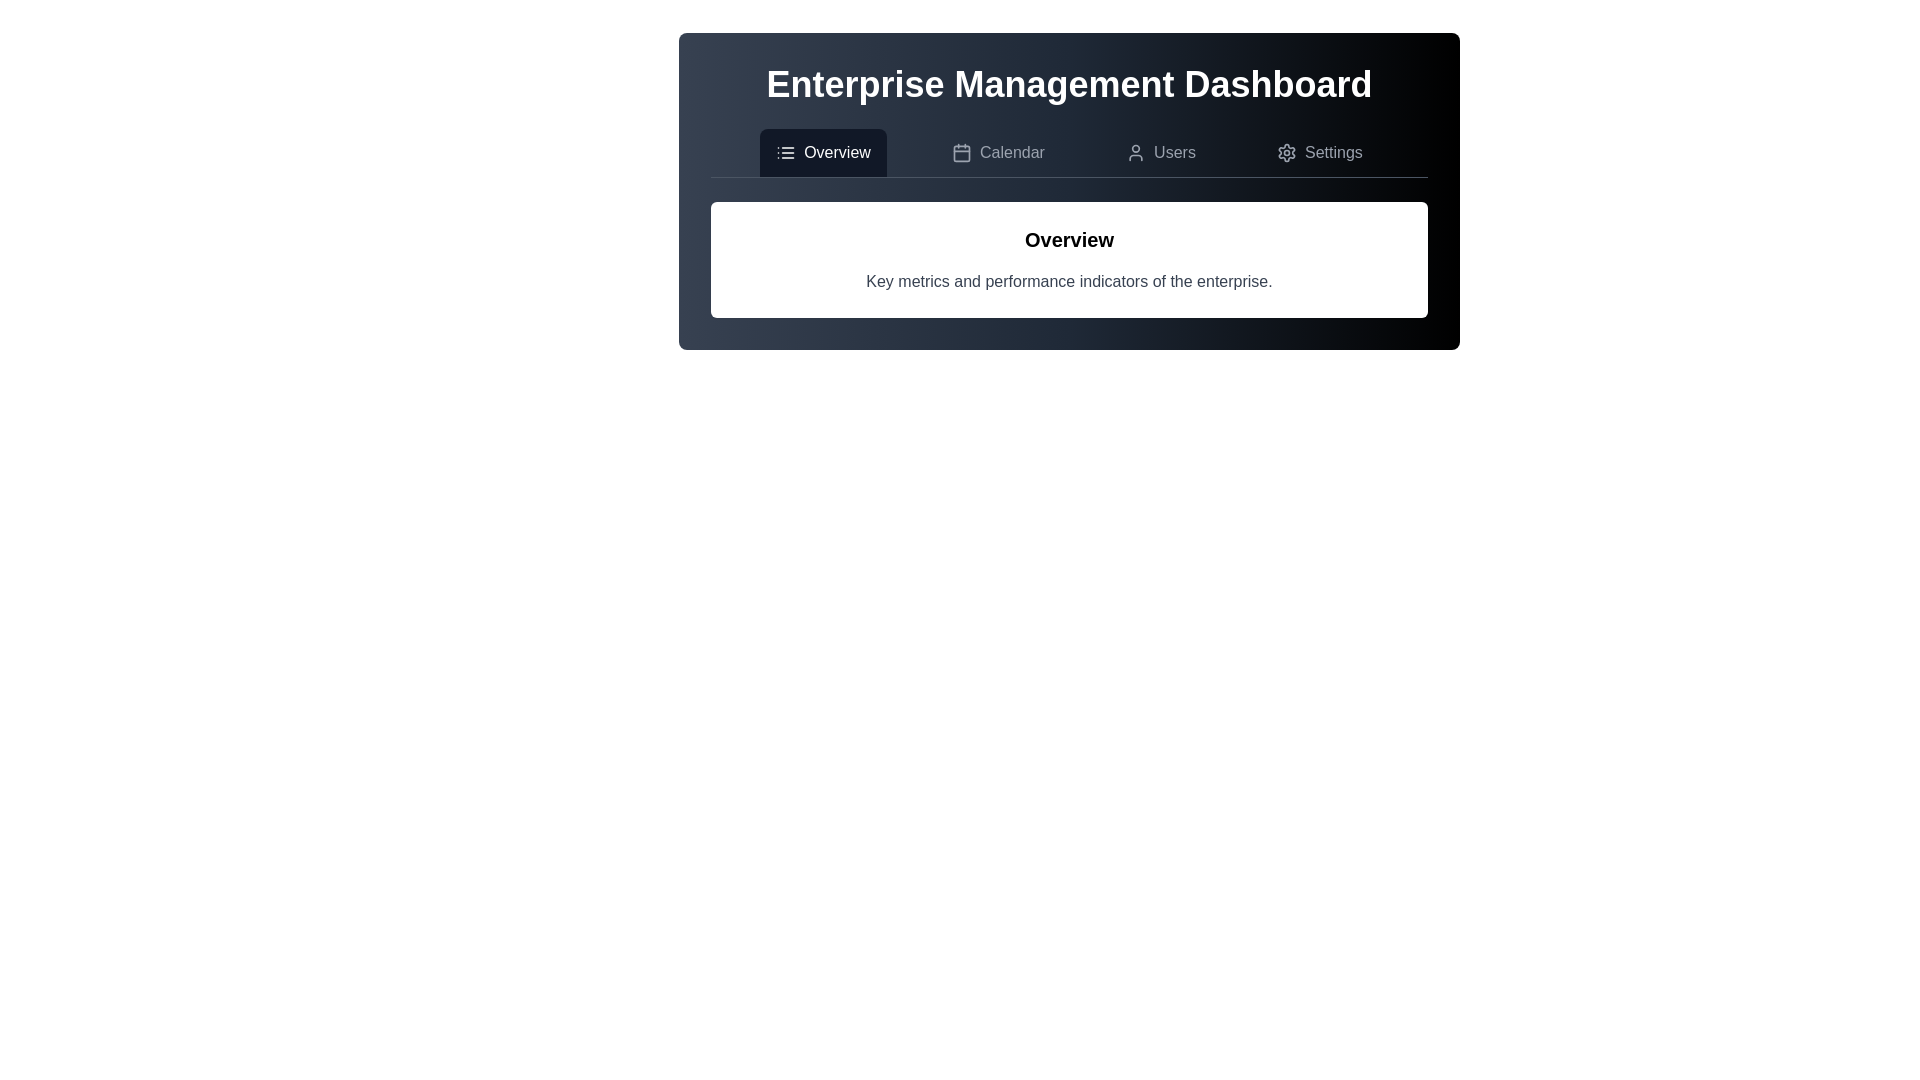 The height and width of the screenshot is (1080, 1920). Describe the element at coordinates (785, 152) in the screenshot. I see `the Overview icon located in the navigation bar to the left of the text "Overview"` at that location.